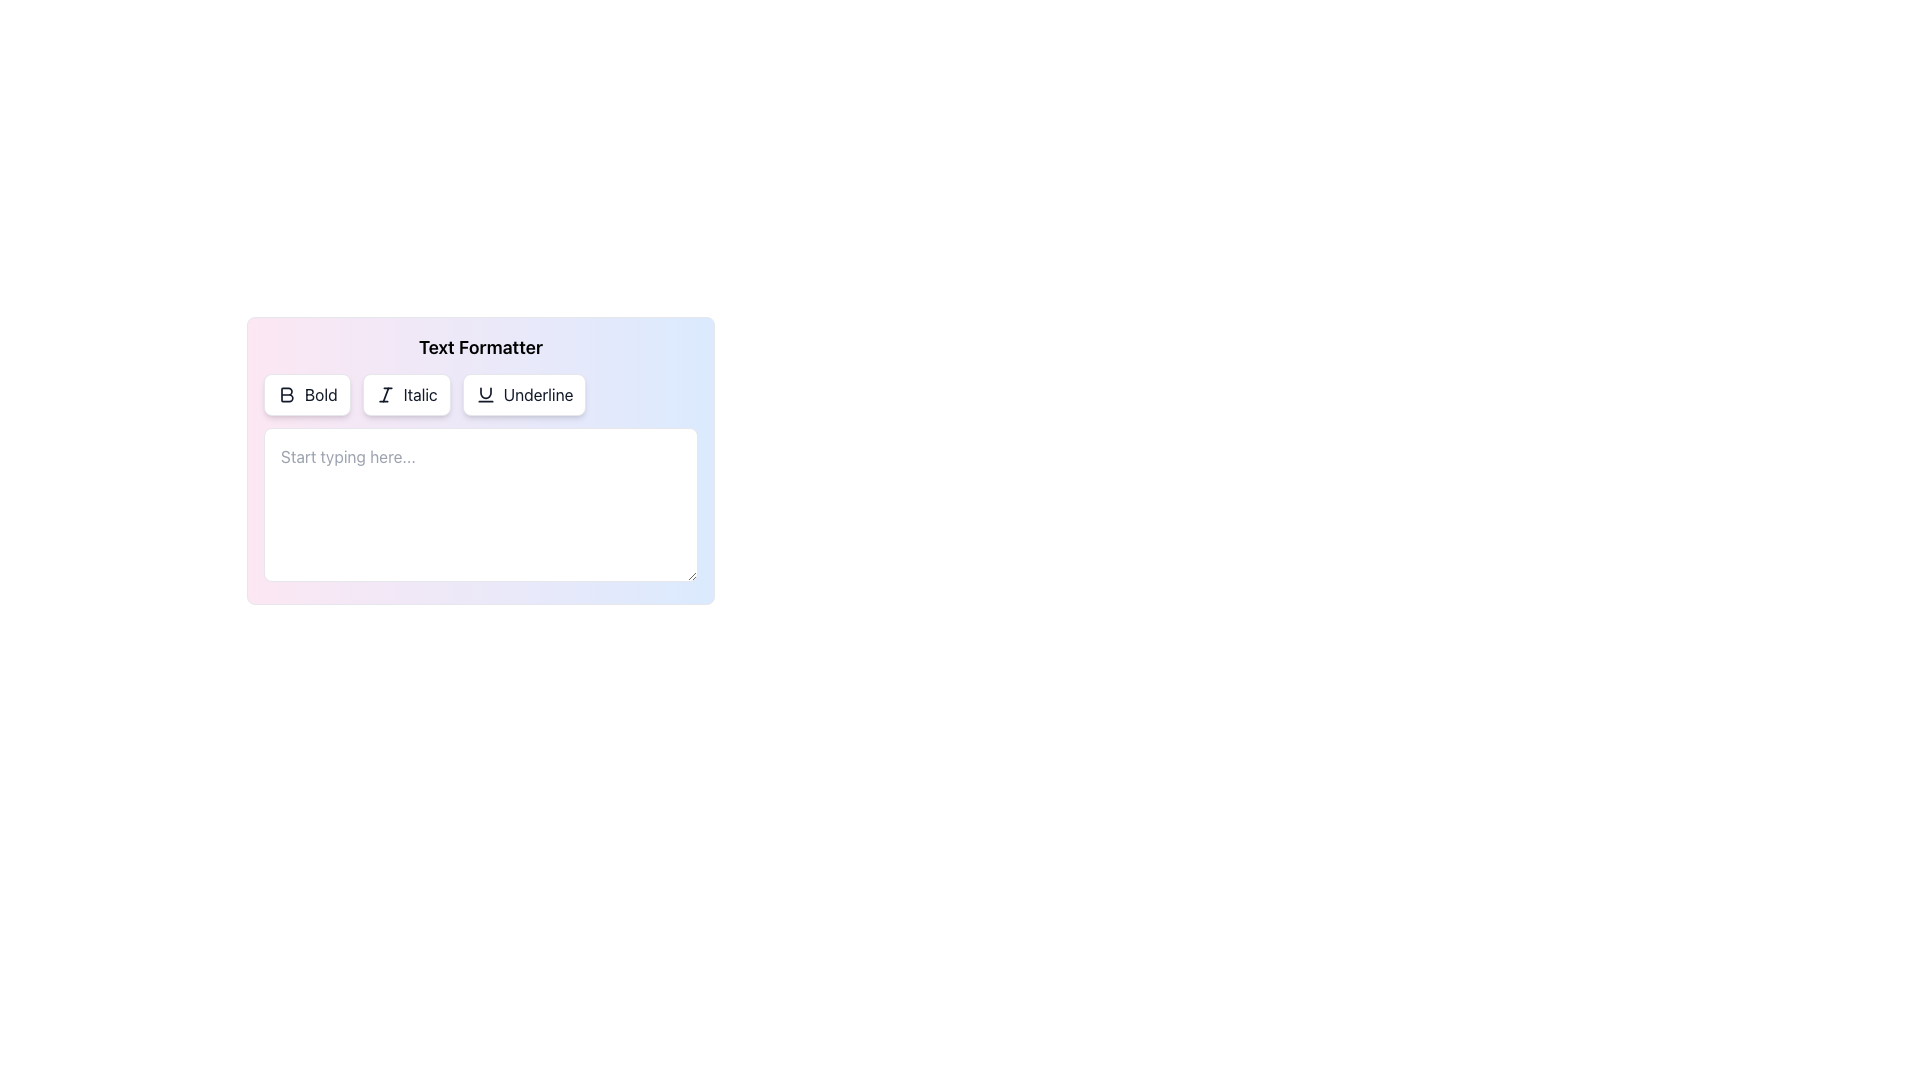  Describe the element at coordinates (385, 394) in the screenshot. I see `the Italic text formatting icon located in the toolbar` at that location.